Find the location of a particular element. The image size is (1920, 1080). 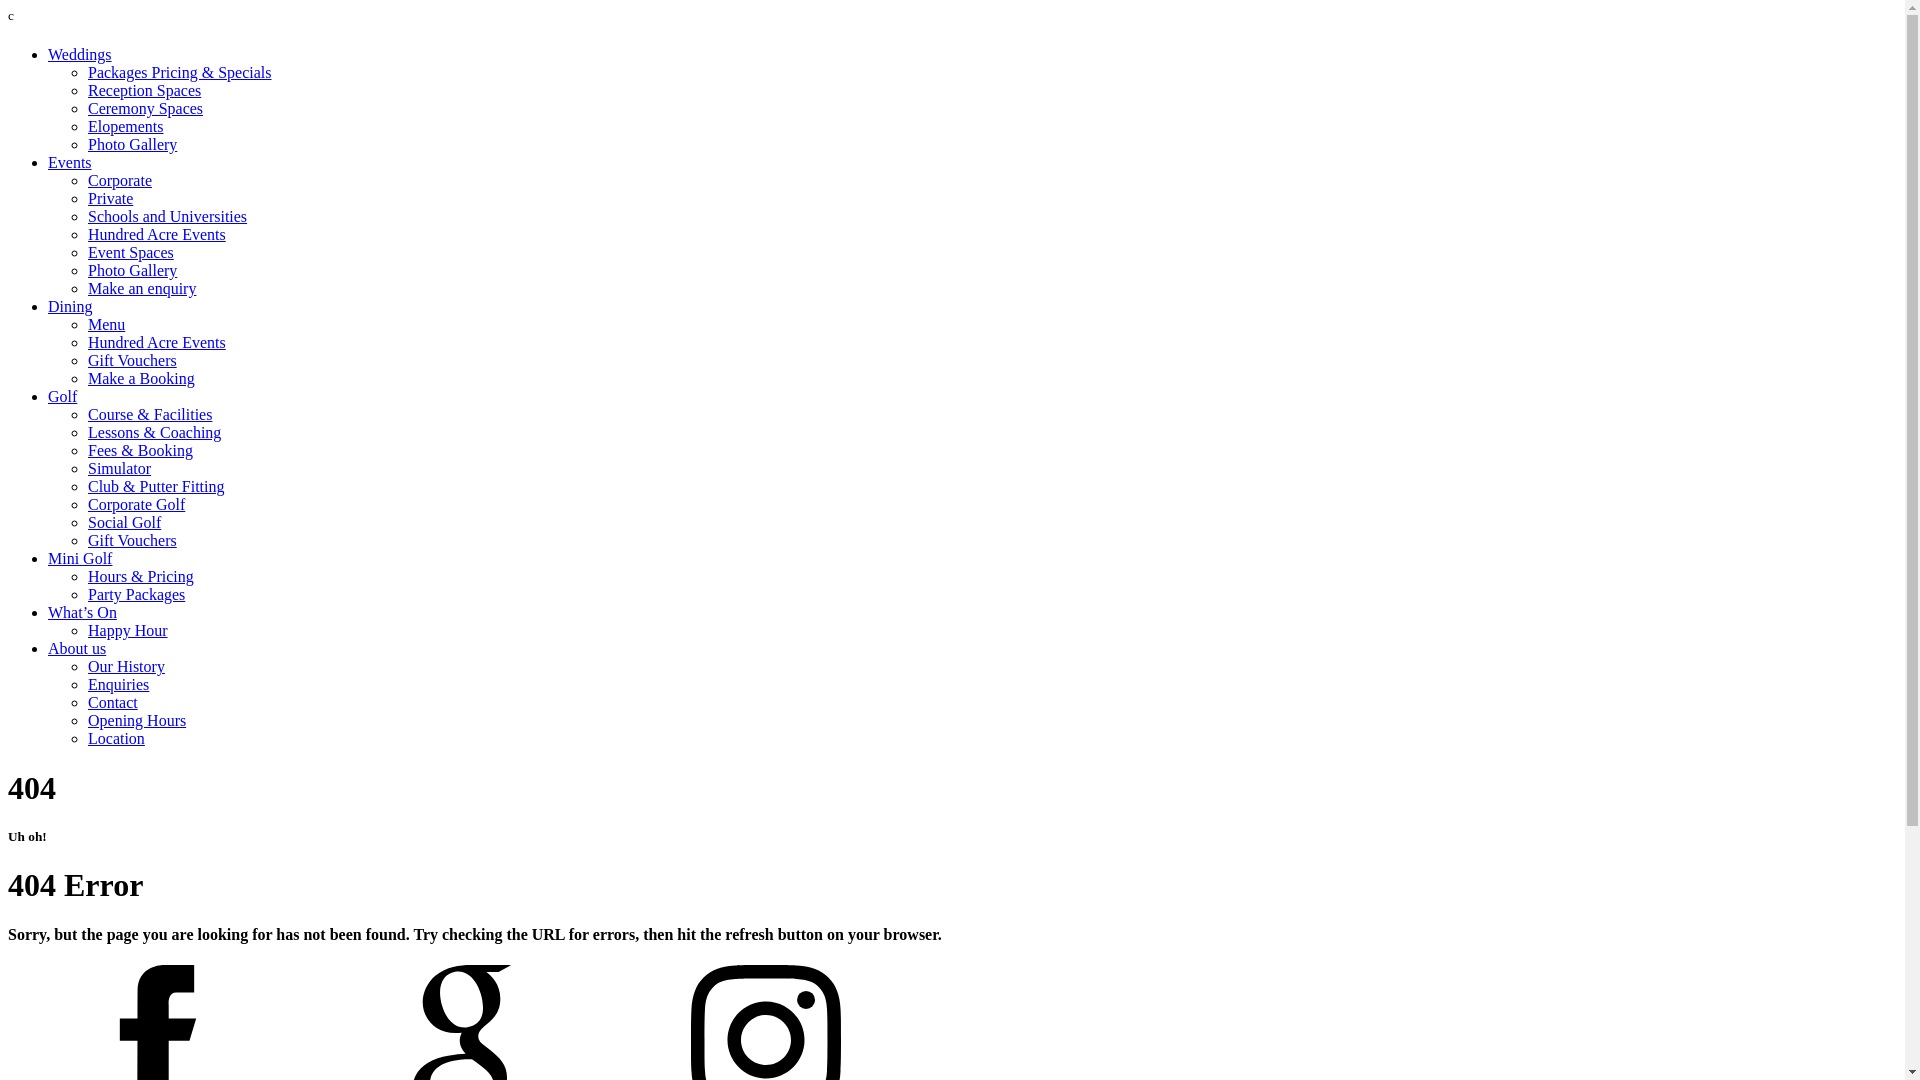

'Hours & Pricing' is located at coordinates (139, 576).